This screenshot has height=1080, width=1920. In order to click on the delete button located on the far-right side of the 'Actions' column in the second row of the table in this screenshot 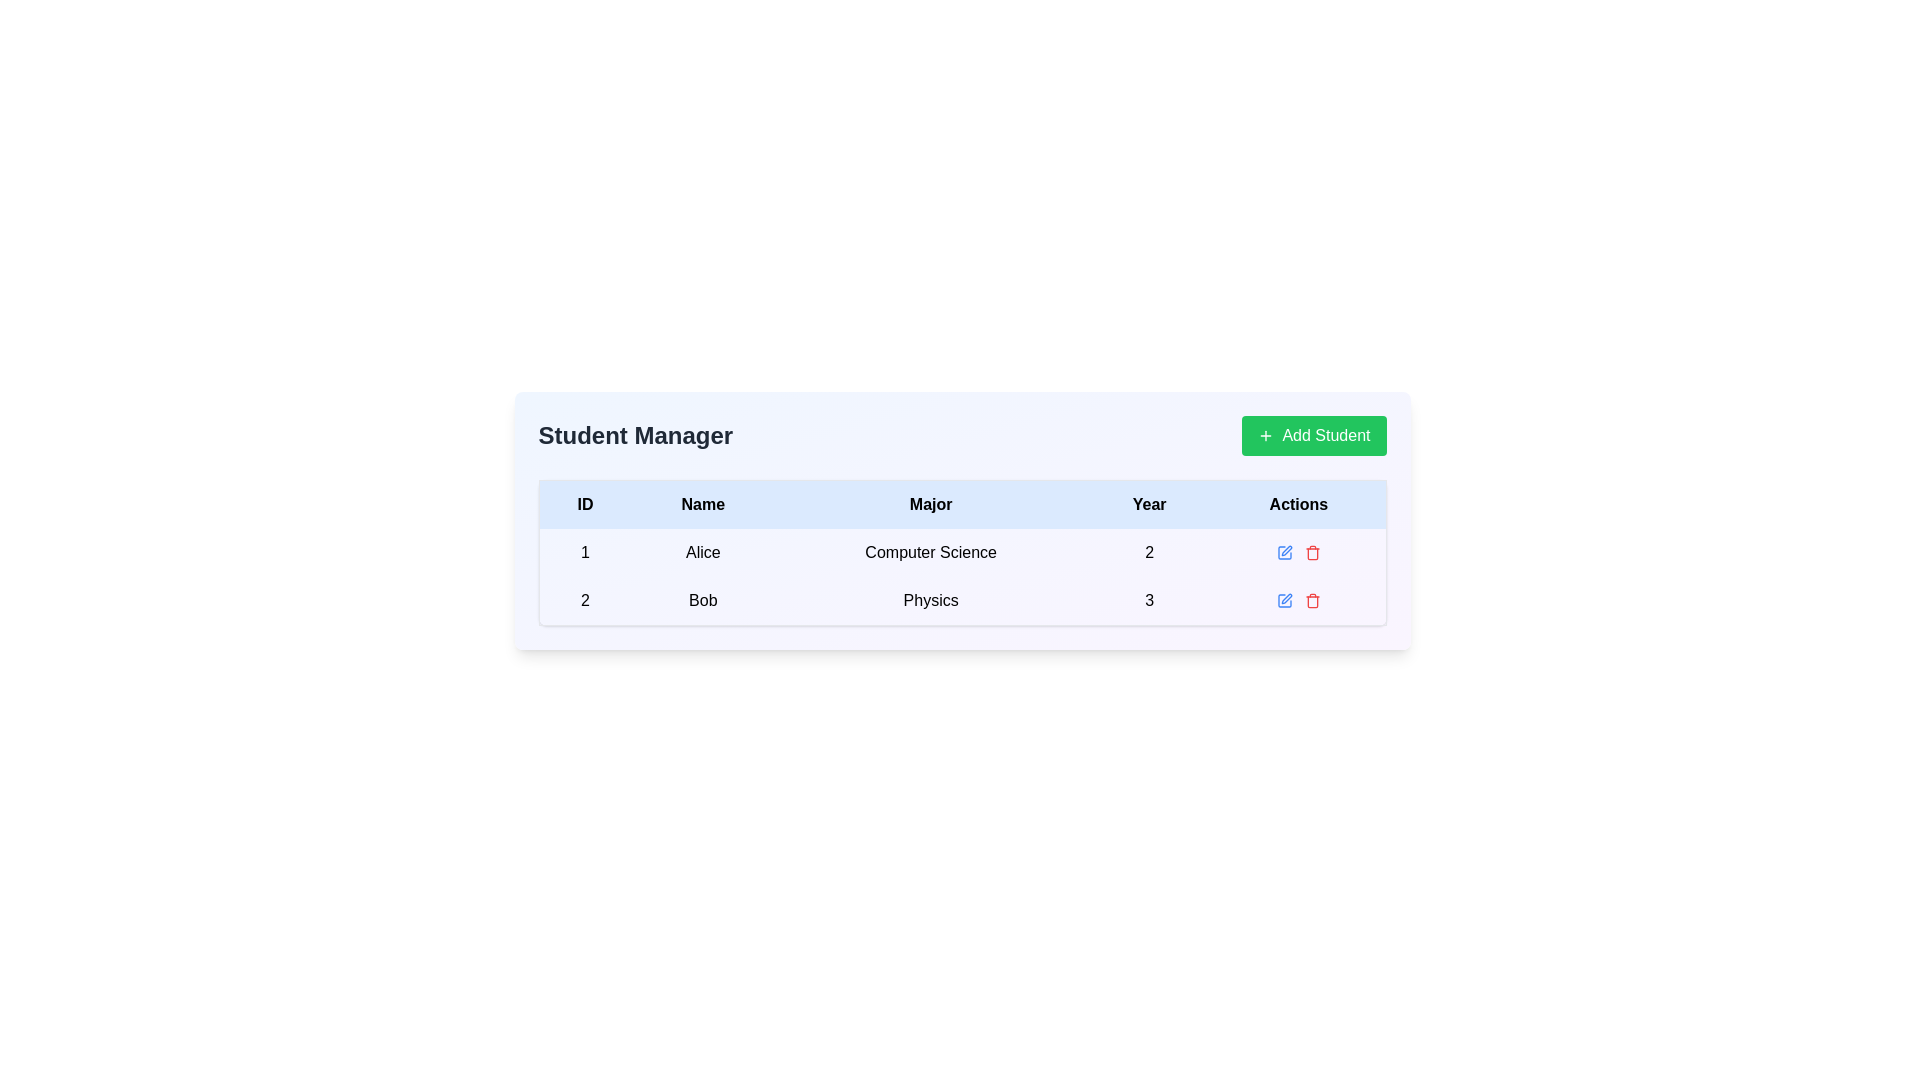, I will do `click(1312, 552)`.